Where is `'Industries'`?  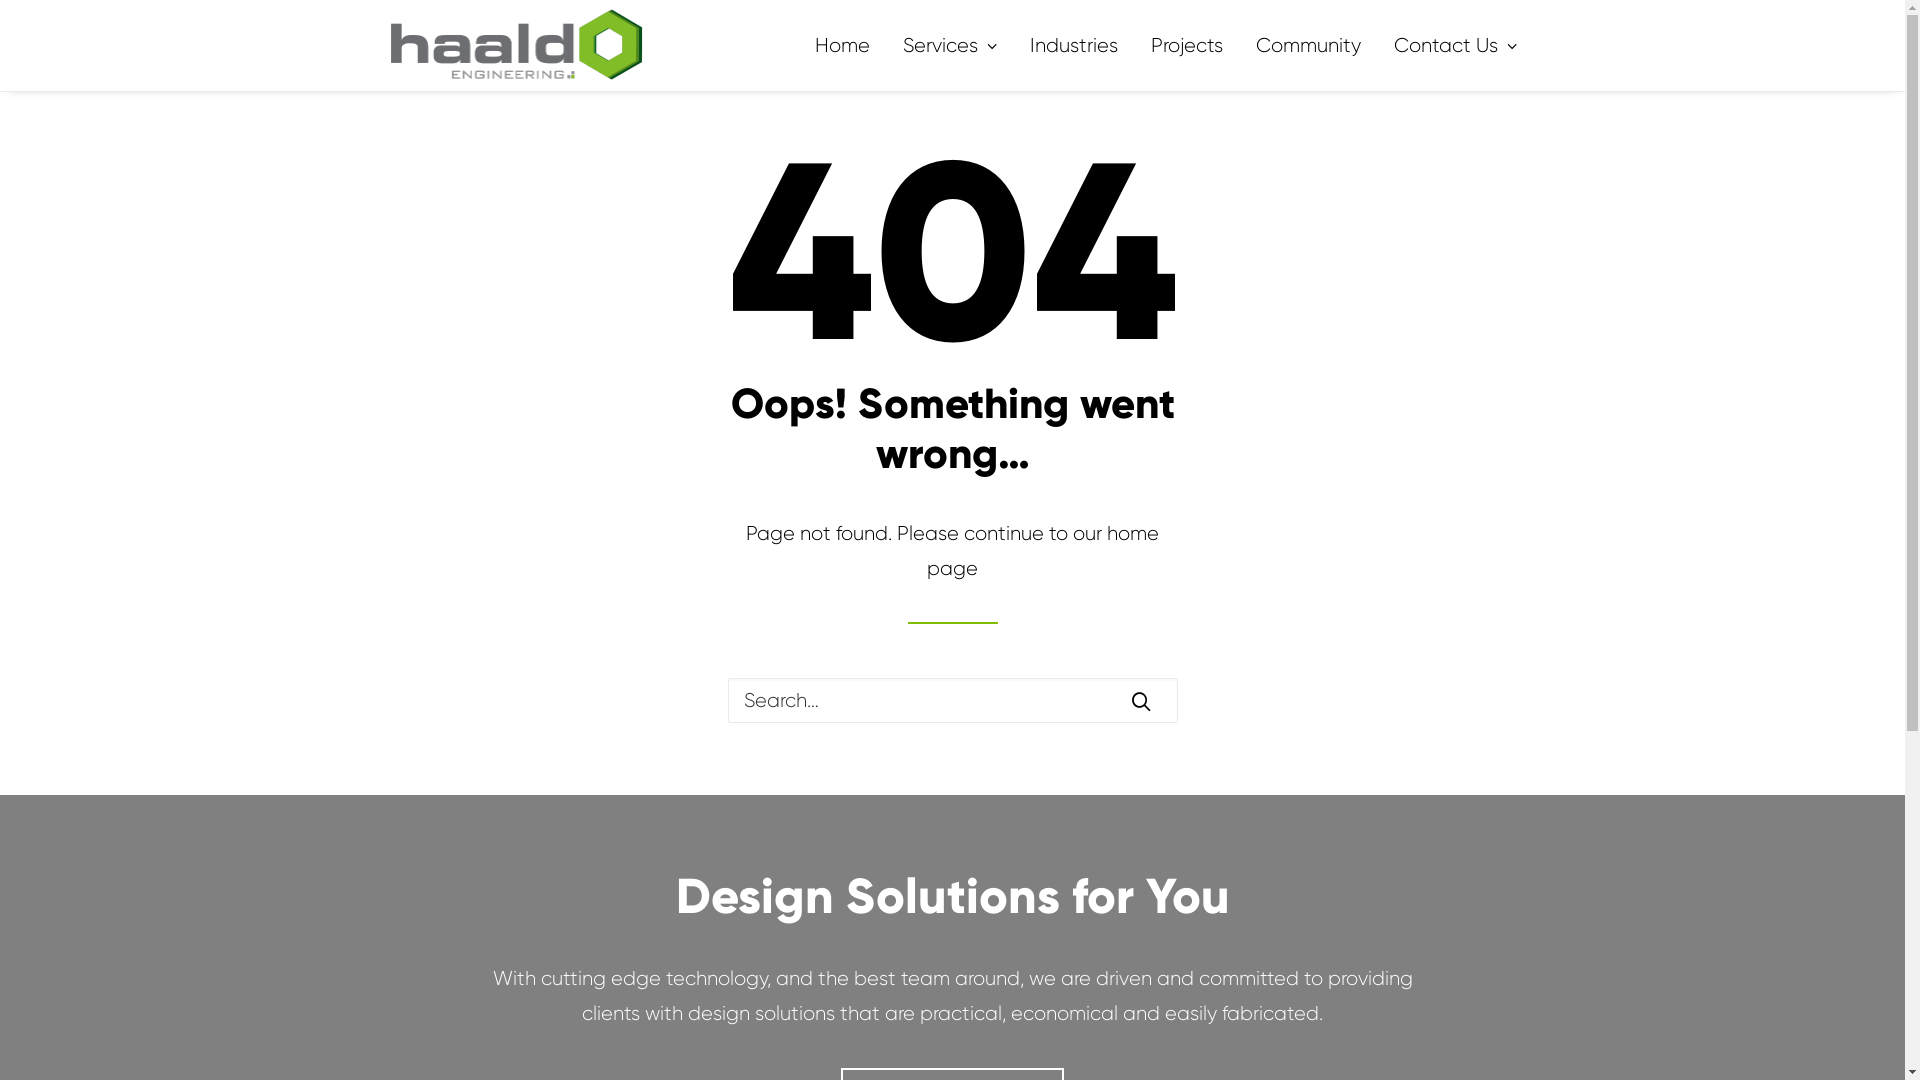 'Industries' is located at coordinates (1073, 45).